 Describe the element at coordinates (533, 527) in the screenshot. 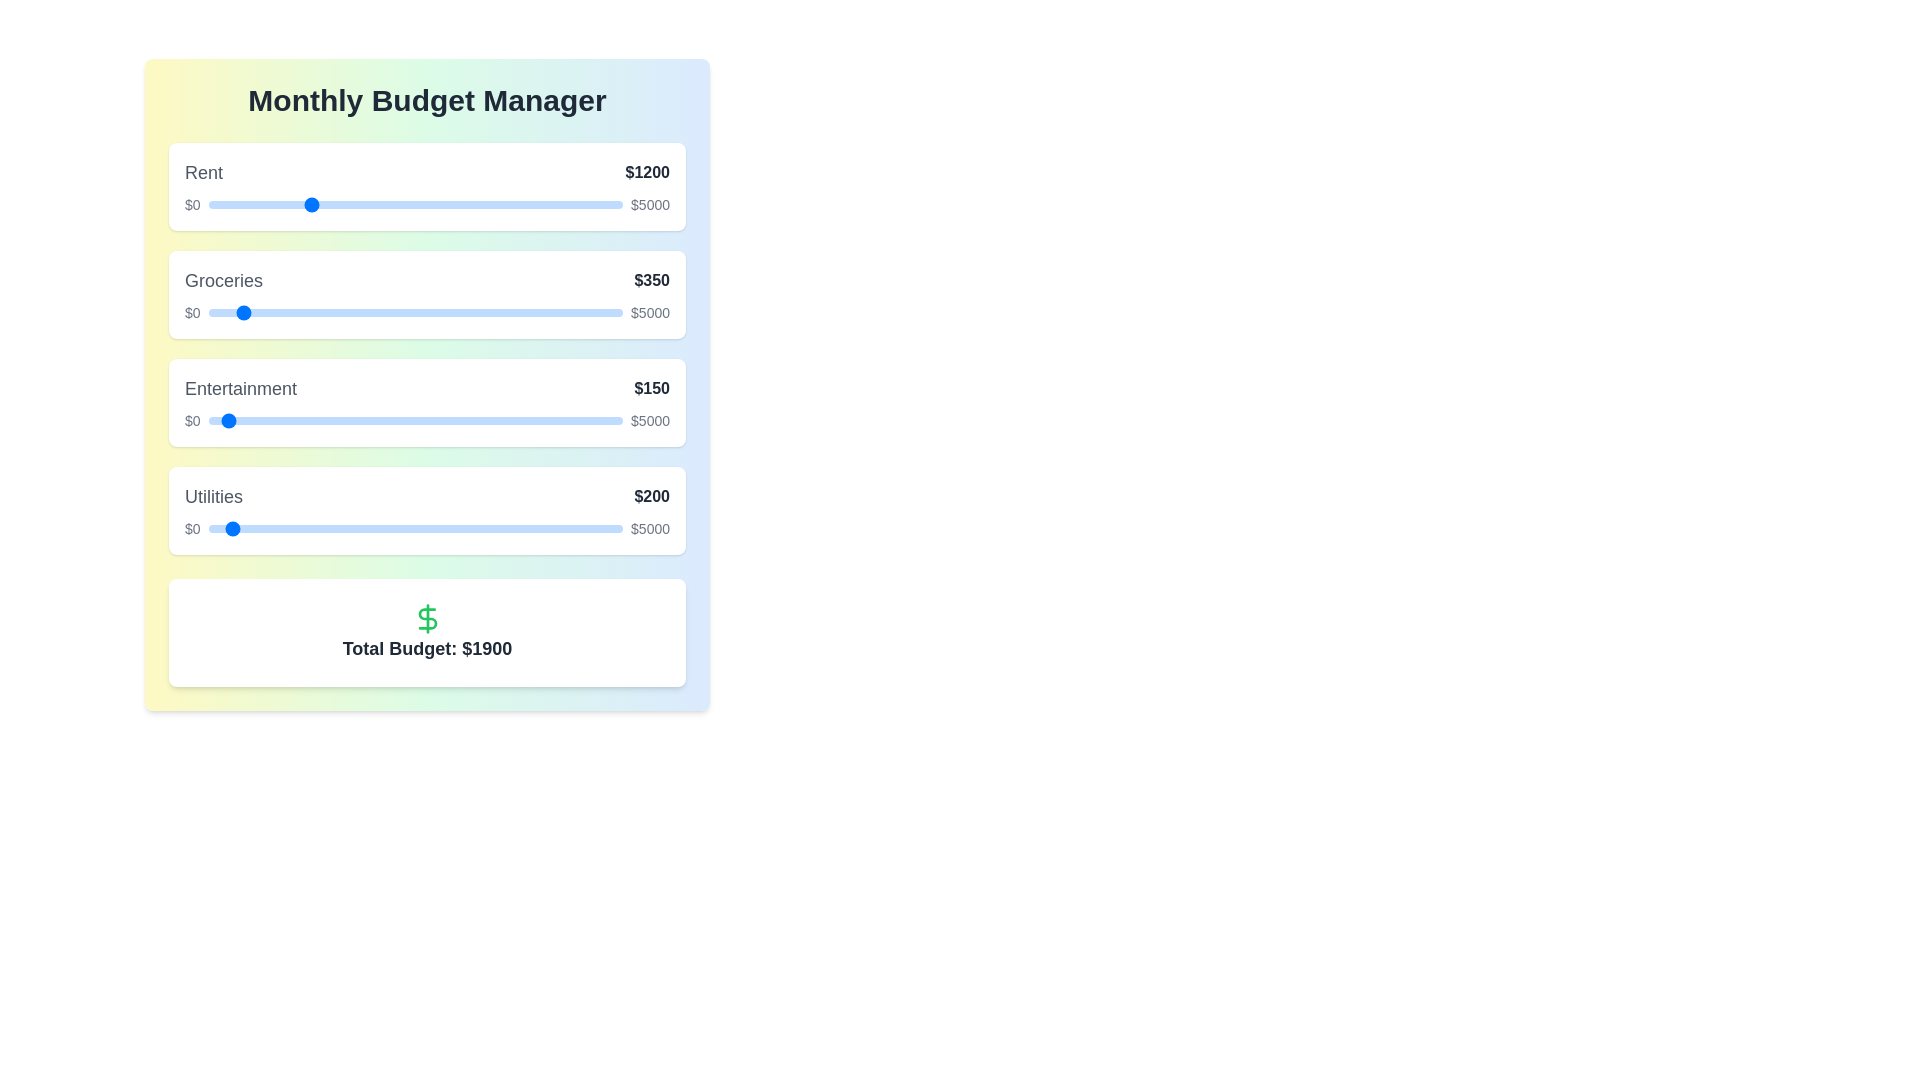

I see `the utility budget slider` at that location.